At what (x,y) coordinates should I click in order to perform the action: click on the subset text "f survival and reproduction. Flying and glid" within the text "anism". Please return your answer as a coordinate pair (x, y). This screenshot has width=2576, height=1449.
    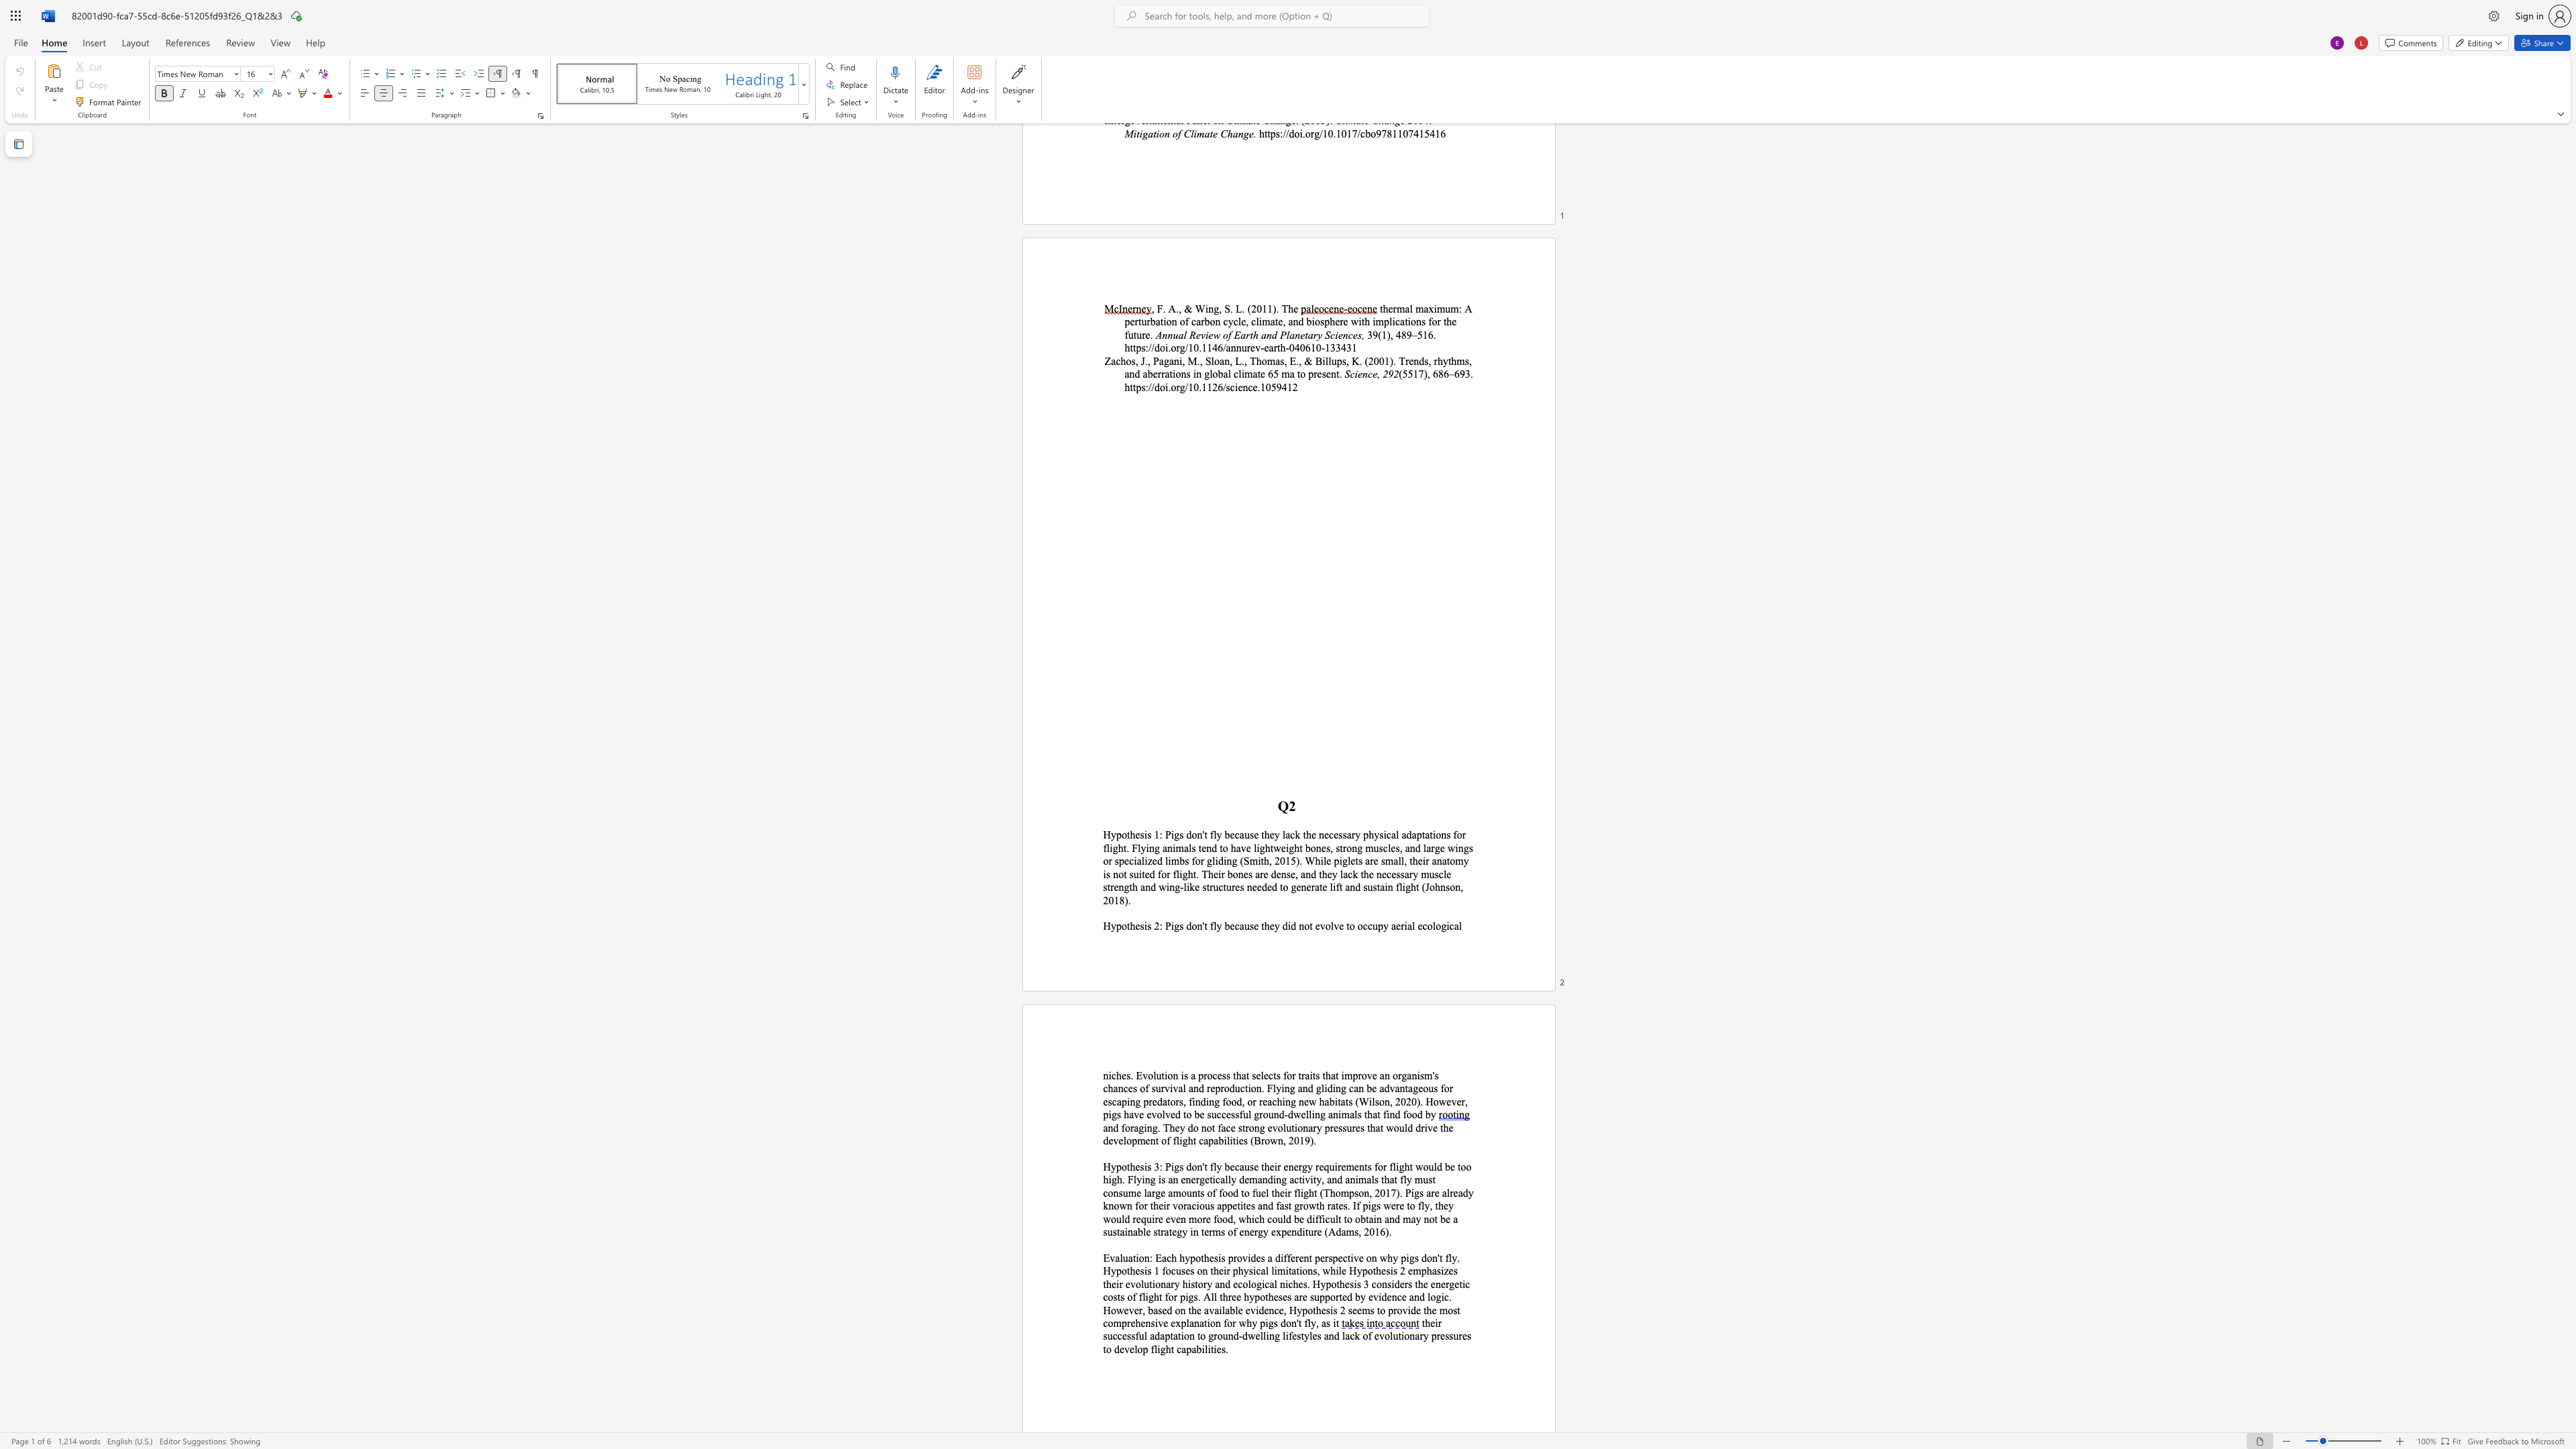
    Looking at the image, I should click on (1144, 1088).